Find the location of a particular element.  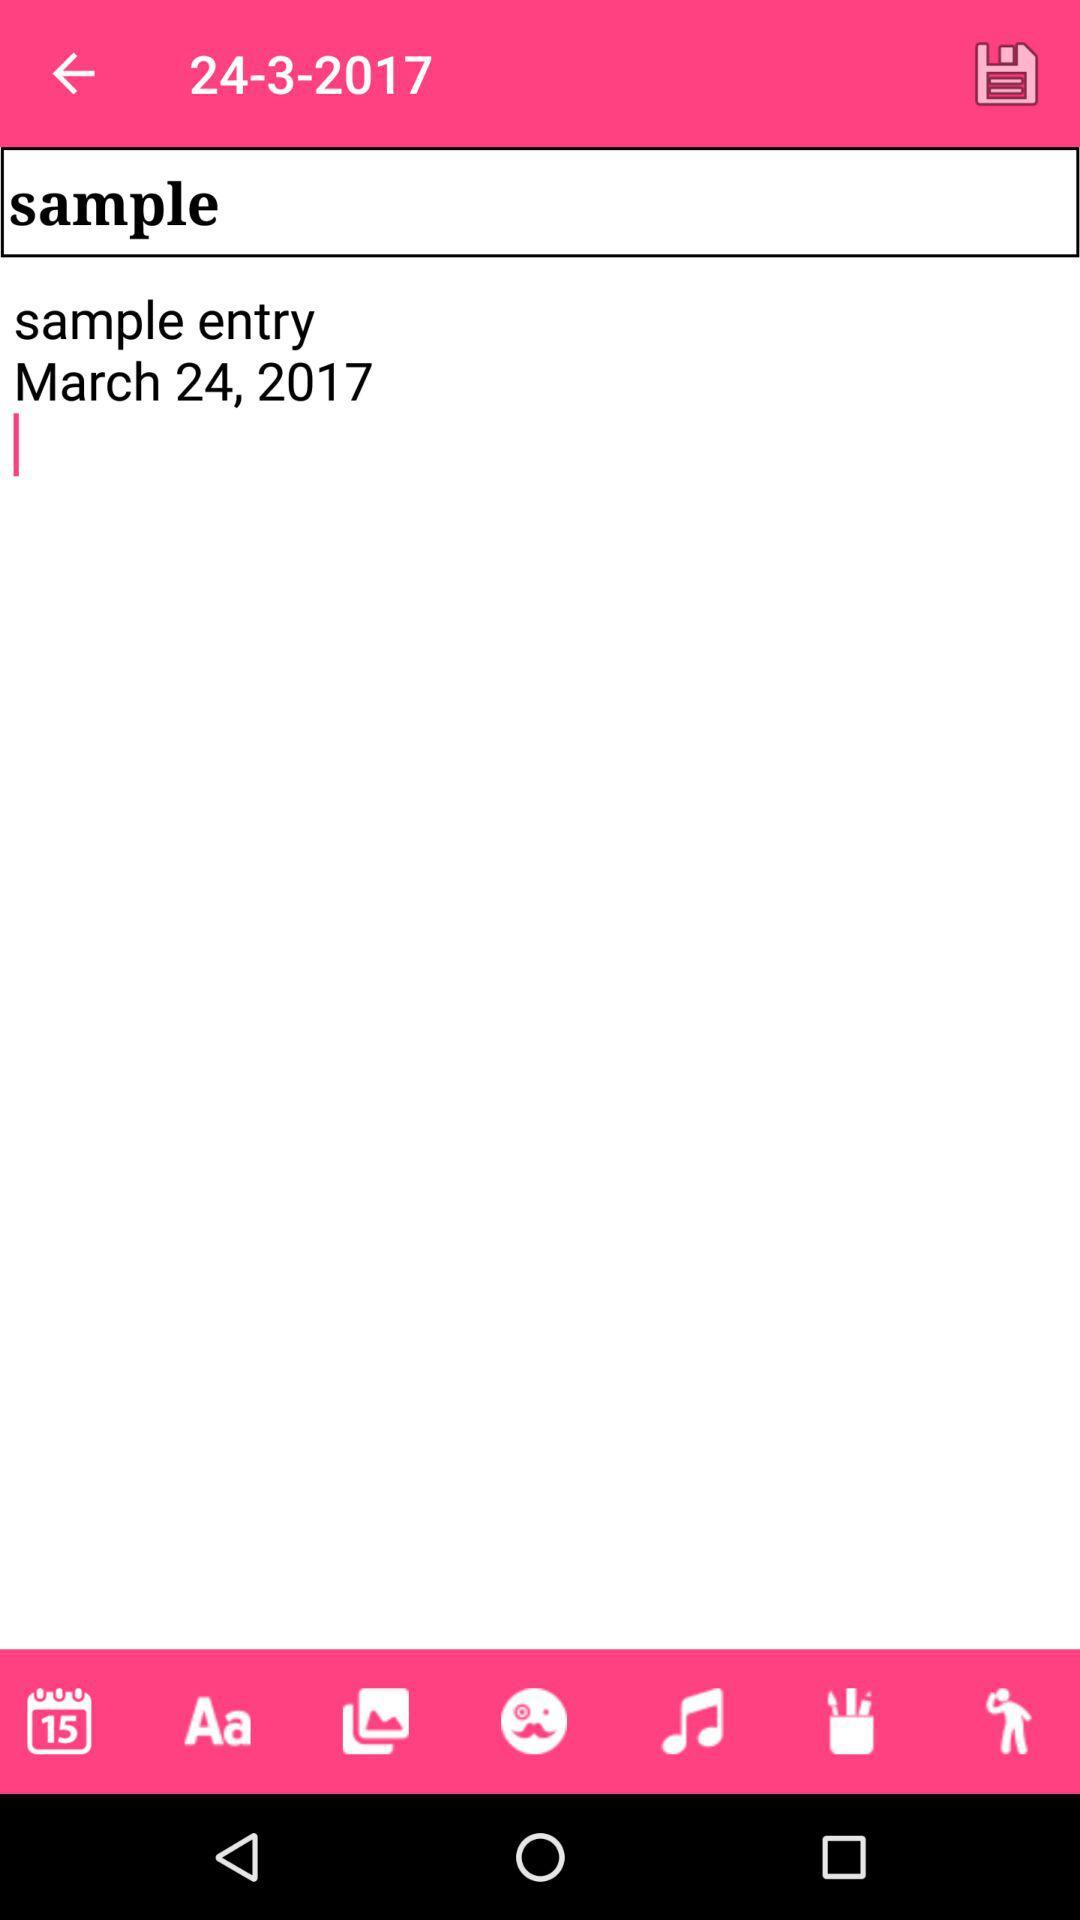

change date is located at coordinates (58, 1720).